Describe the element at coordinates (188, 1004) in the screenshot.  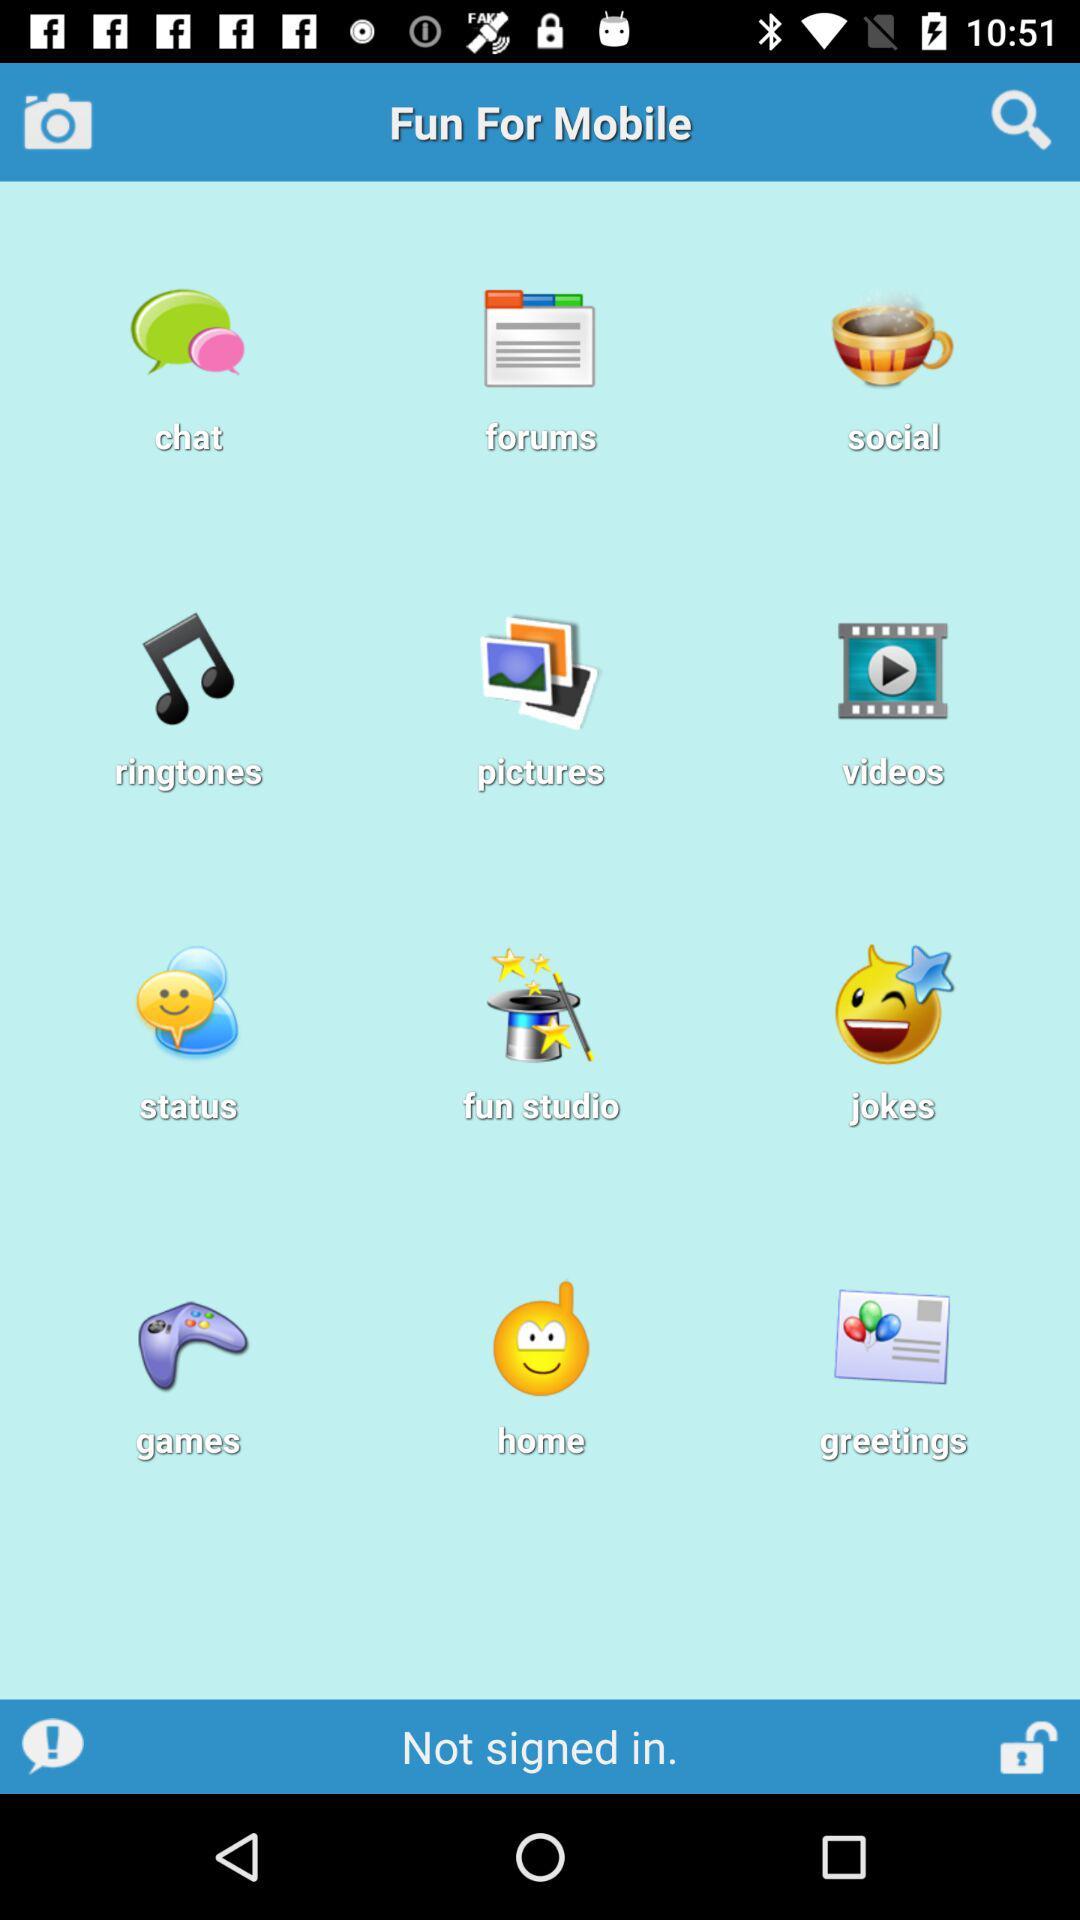
I see `the option below ringtones` at that location.